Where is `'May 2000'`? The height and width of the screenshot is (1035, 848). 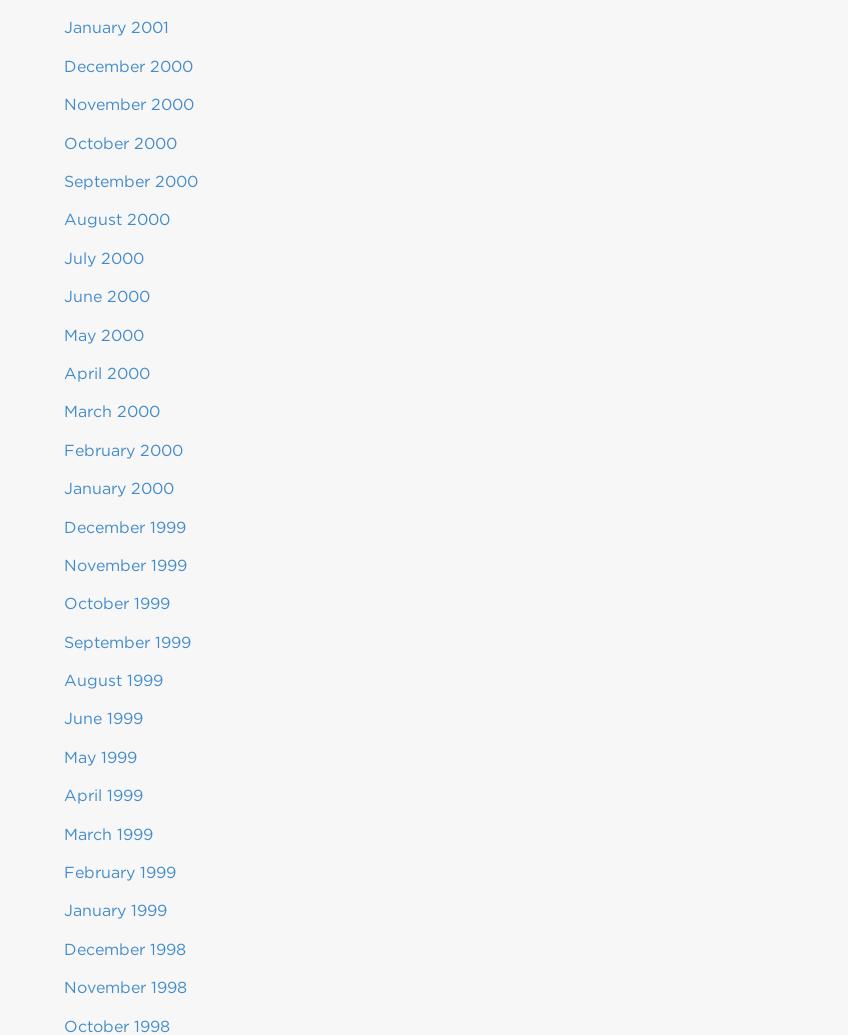 'May 2000' is located at coordinates (103, 334).